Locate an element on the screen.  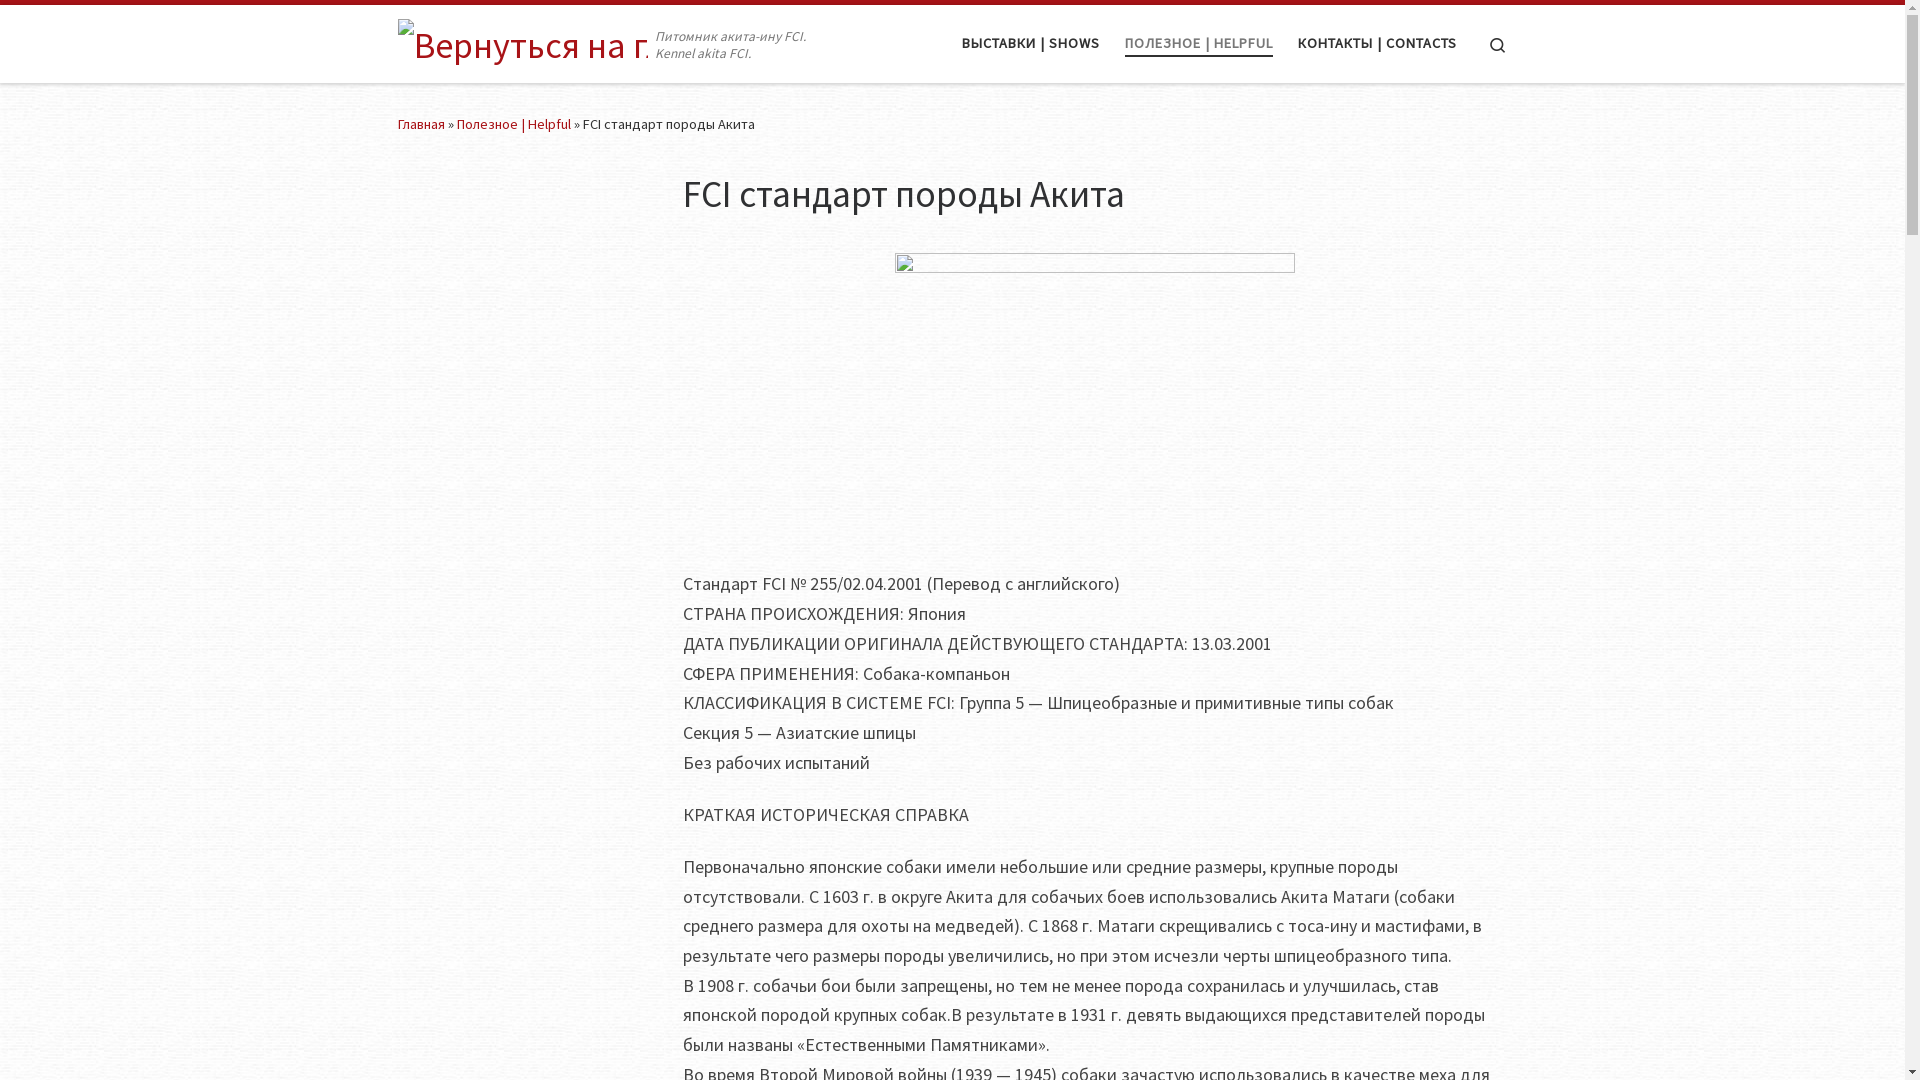
'Search' is located at coordinates (1472, 43).